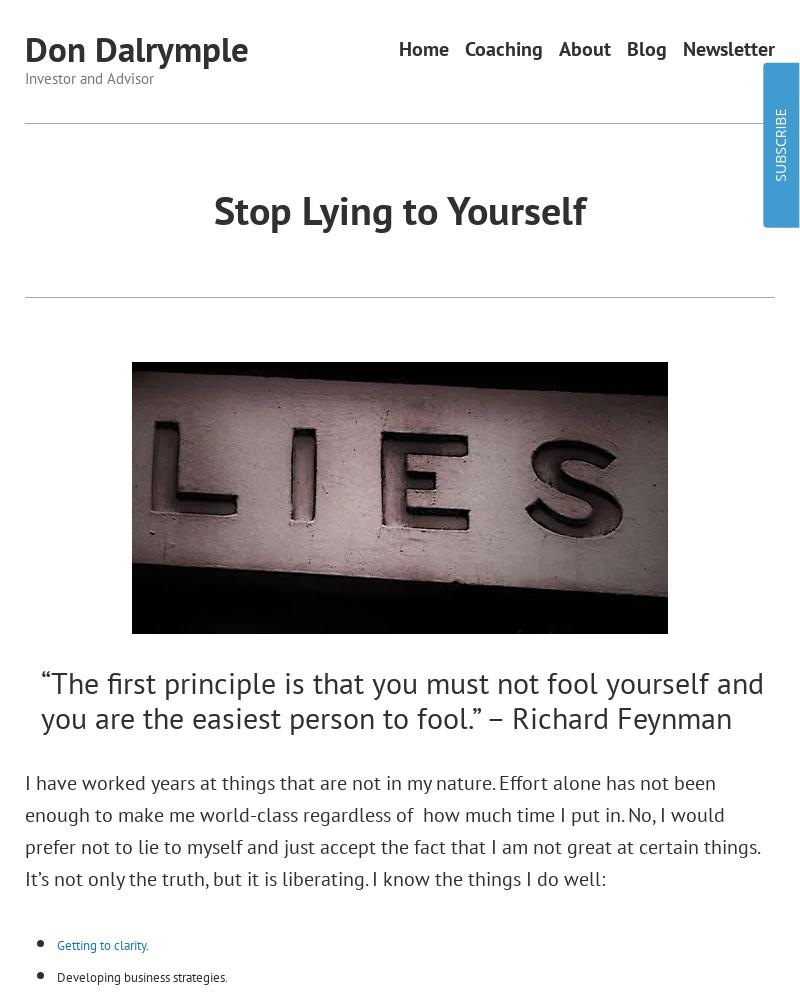  I want to click on 'Getting to clarity', so click(55, 943).